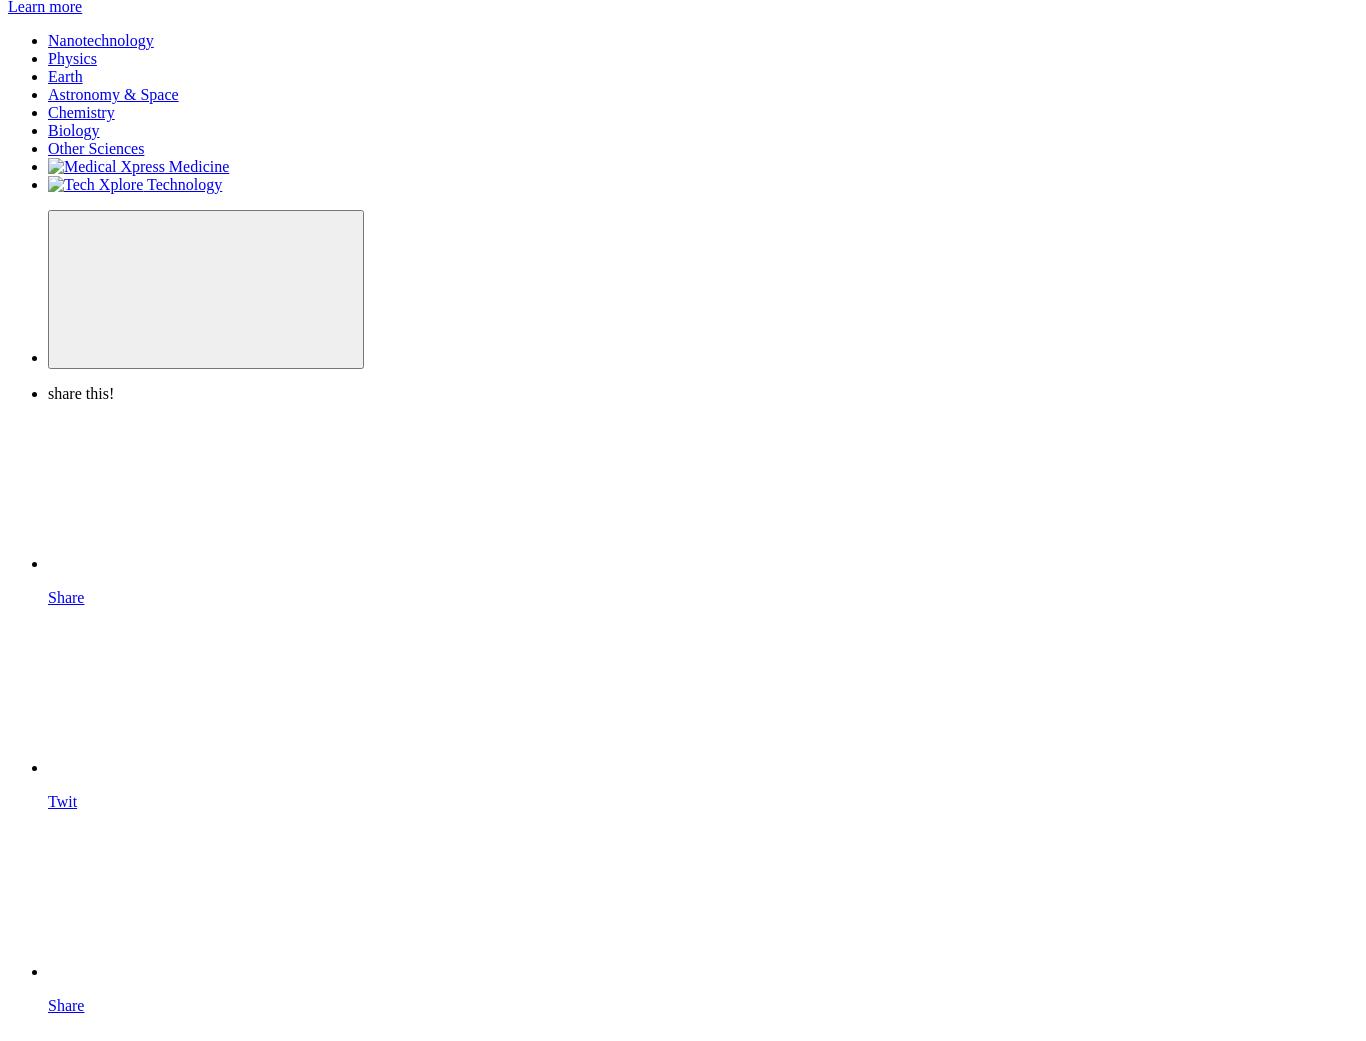 The height and width of the screenshot is (1041, 1366). Describe the element at coordinates (62, 801) in the screenshot. I see `'Twit'` at that location.